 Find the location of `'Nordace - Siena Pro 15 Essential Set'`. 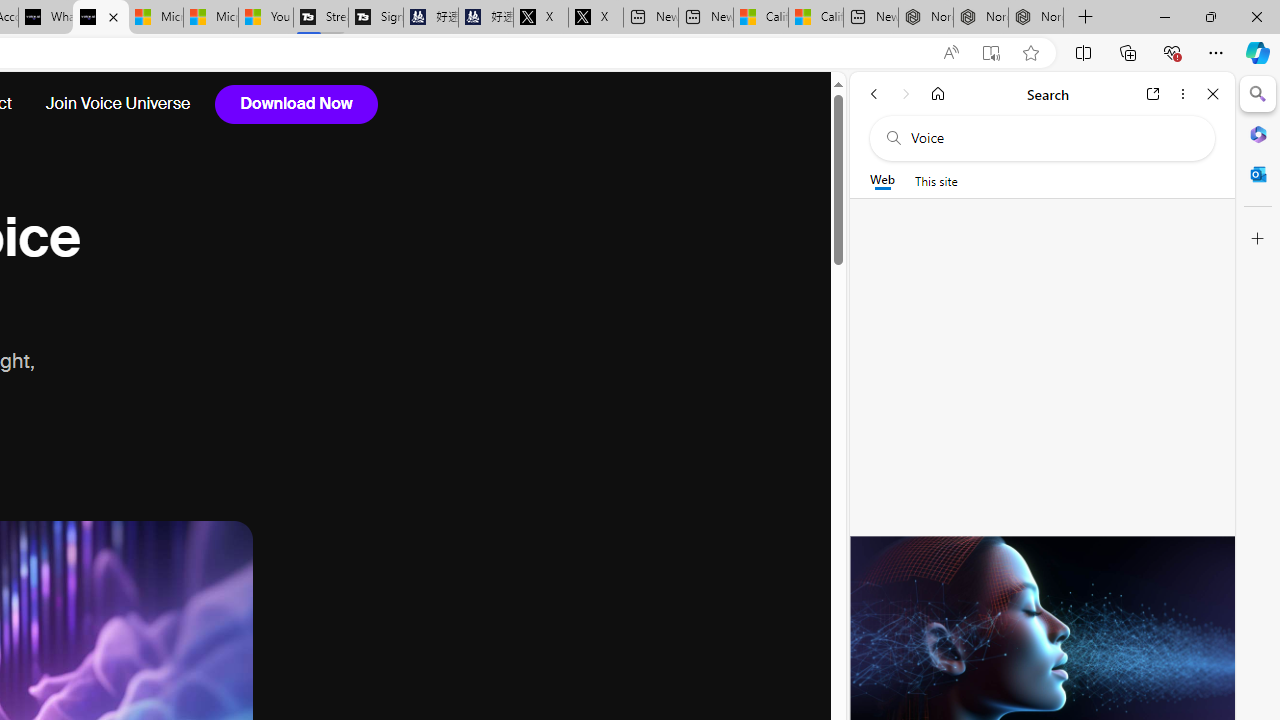

'Nordace - Siena Pro 15 Essential Set' is located at coordinates (1036, 17).